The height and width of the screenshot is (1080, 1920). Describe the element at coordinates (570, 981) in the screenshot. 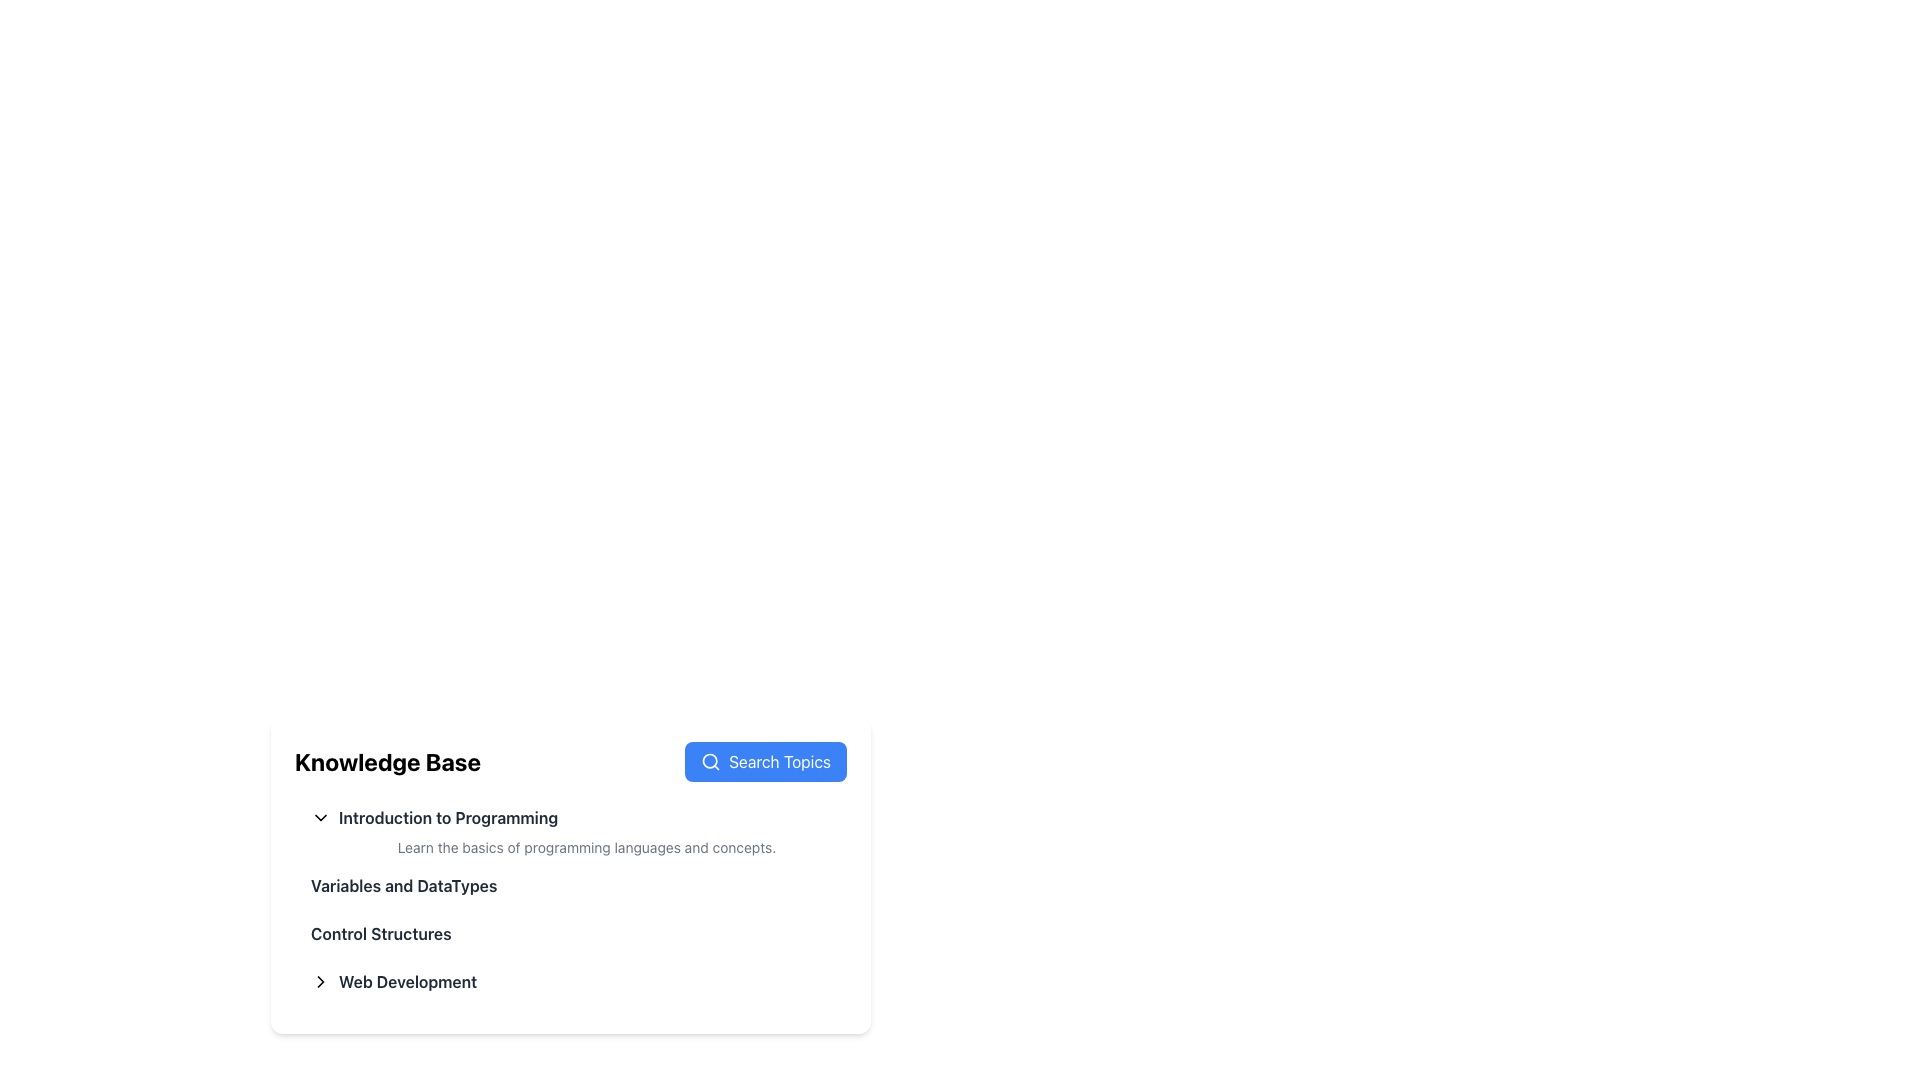

I see `the last item in the vertical list under the 'Knowledge Base' section` at that location.